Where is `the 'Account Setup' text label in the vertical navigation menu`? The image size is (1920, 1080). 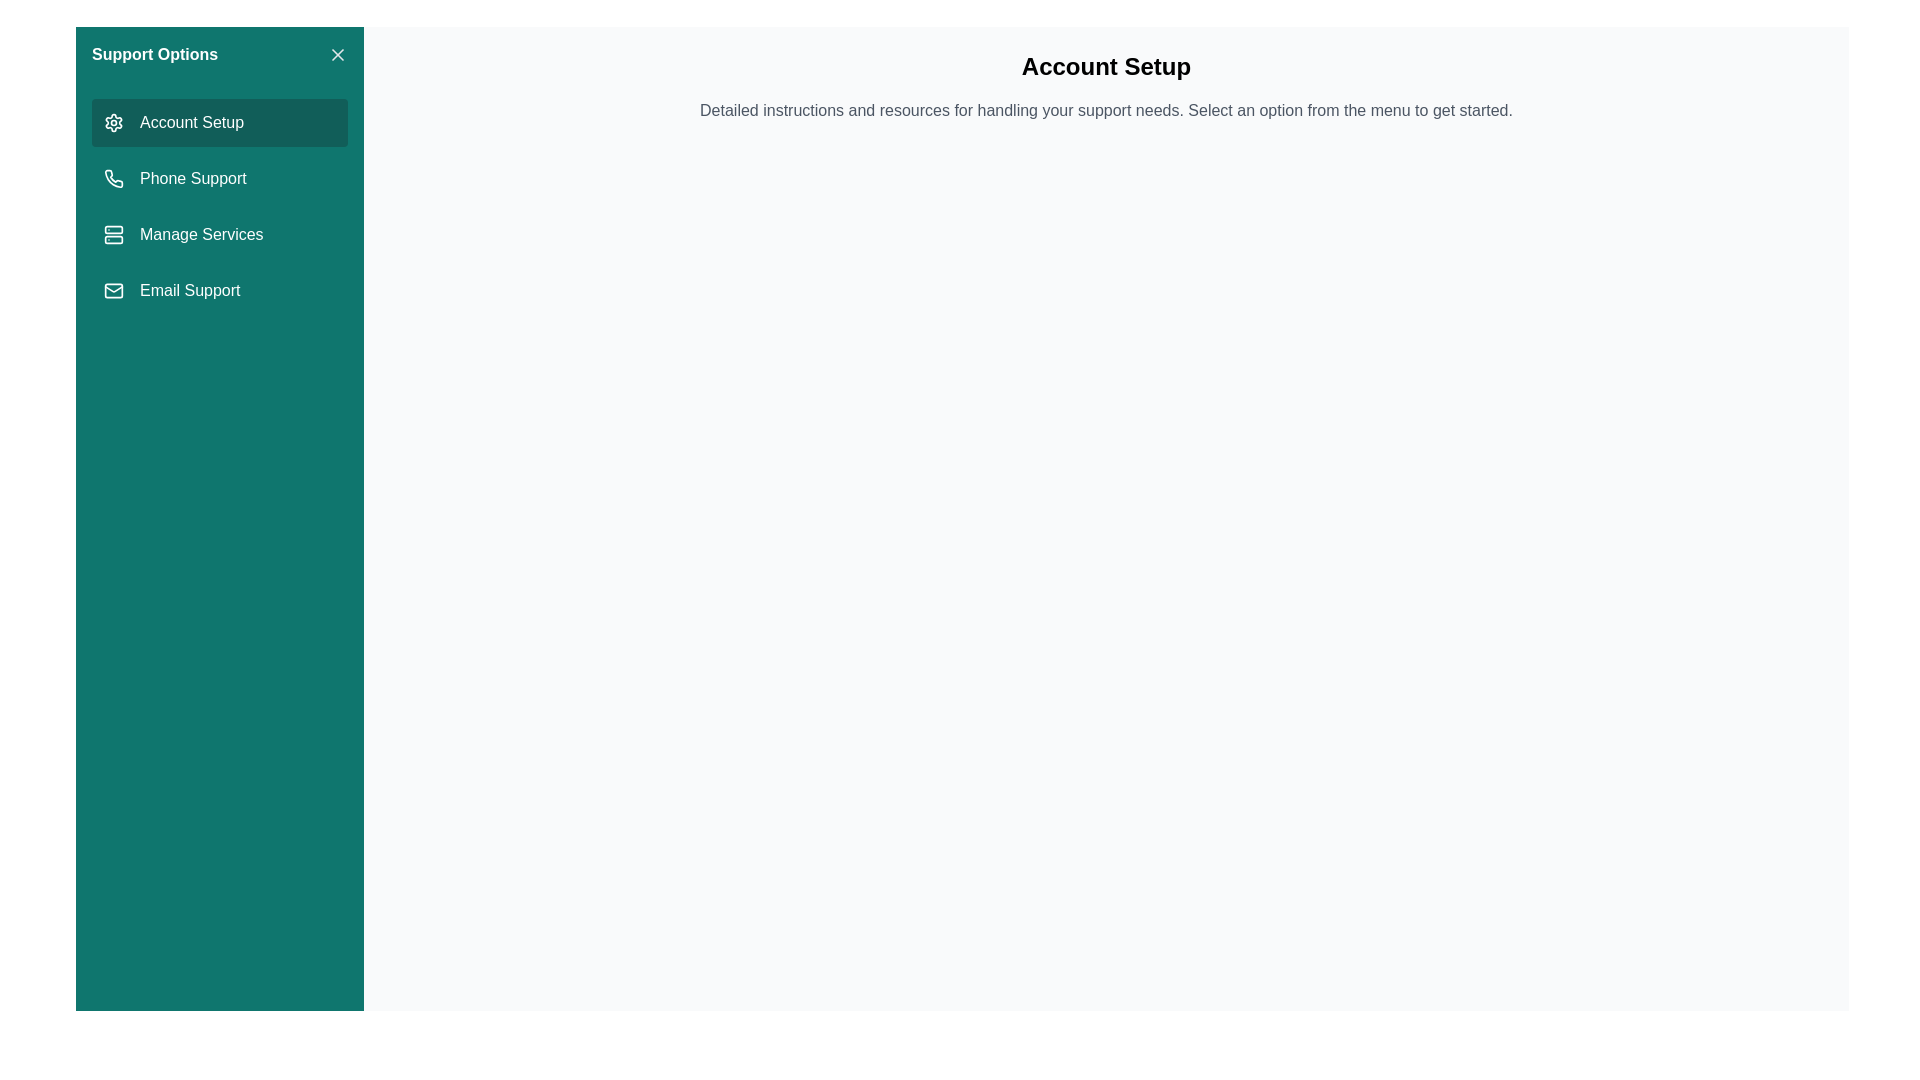 the 'Account Setup' text label in the vertical navigation menu is located at coordinates (192, 123).